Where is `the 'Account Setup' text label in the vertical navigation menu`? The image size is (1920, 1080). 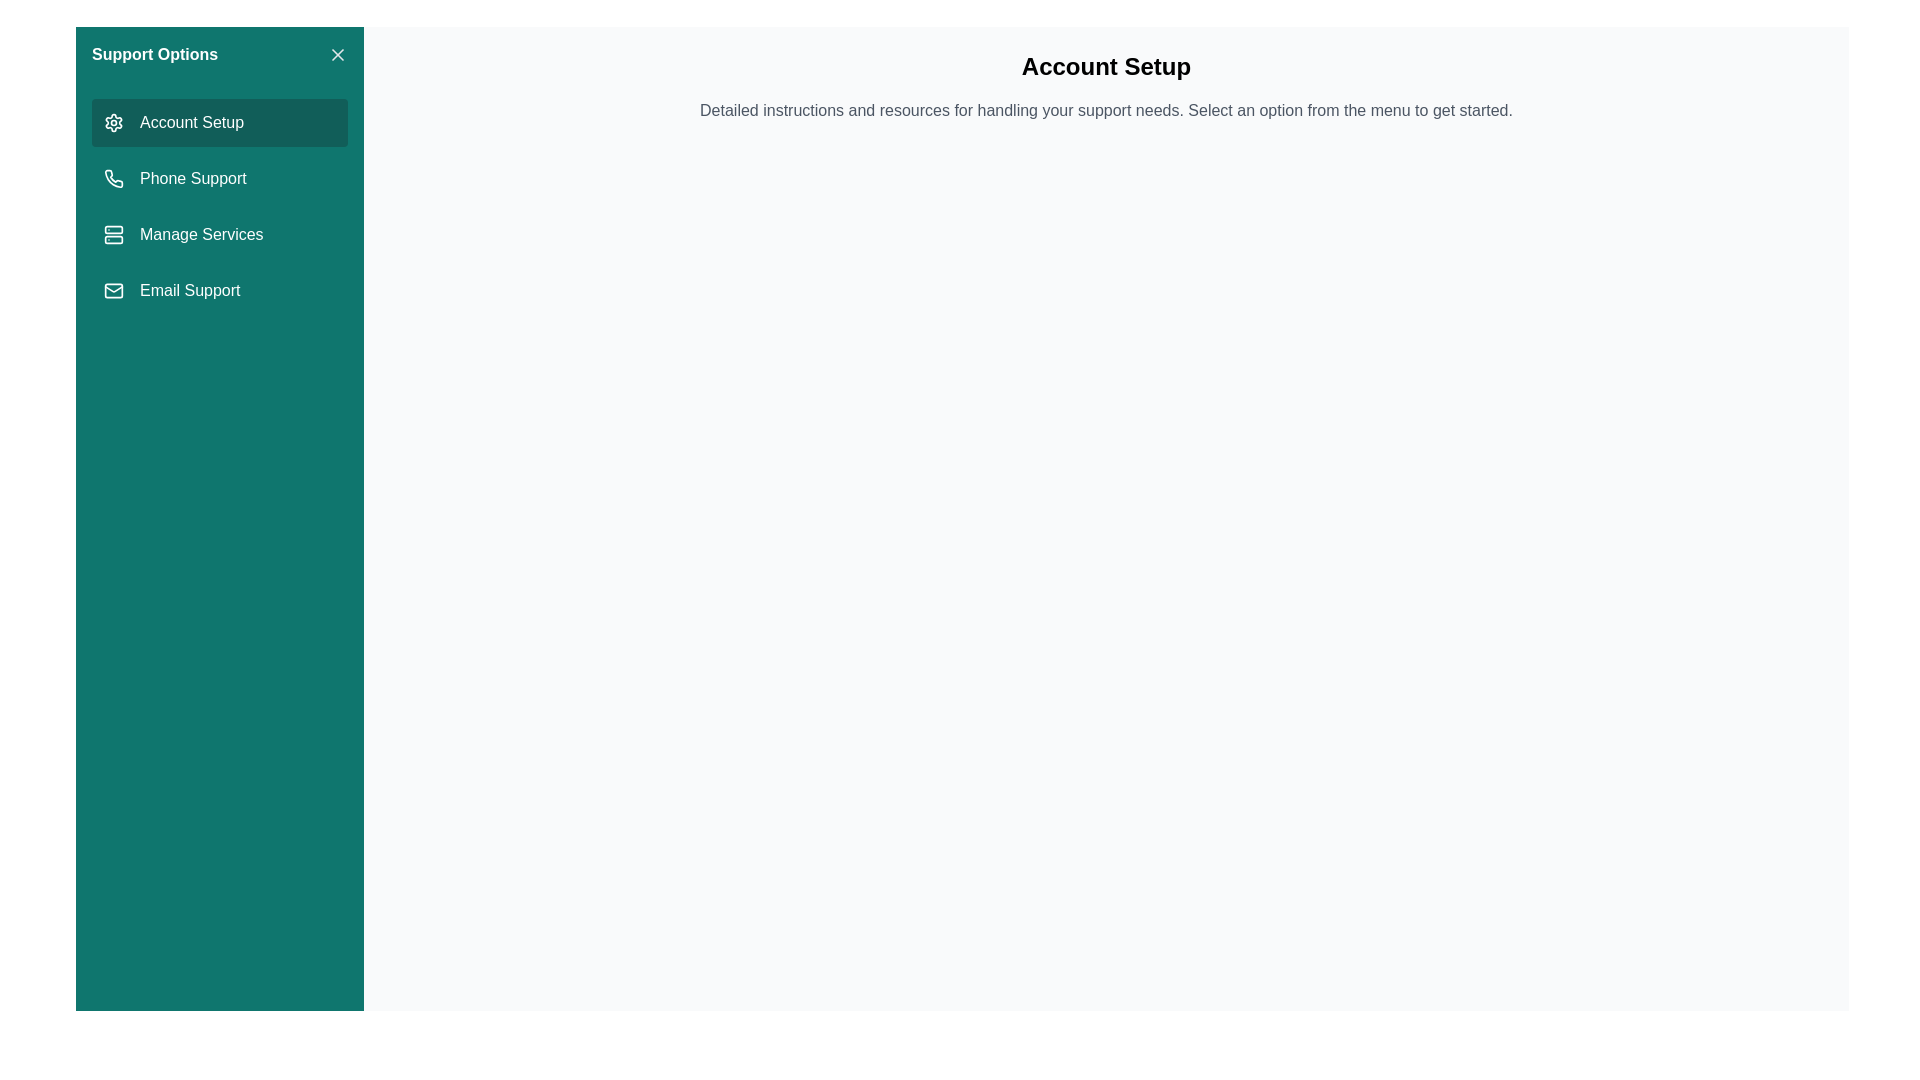 the 'Account Setup' text label in the vertical navigation menu is located at coordinates (192, 123).